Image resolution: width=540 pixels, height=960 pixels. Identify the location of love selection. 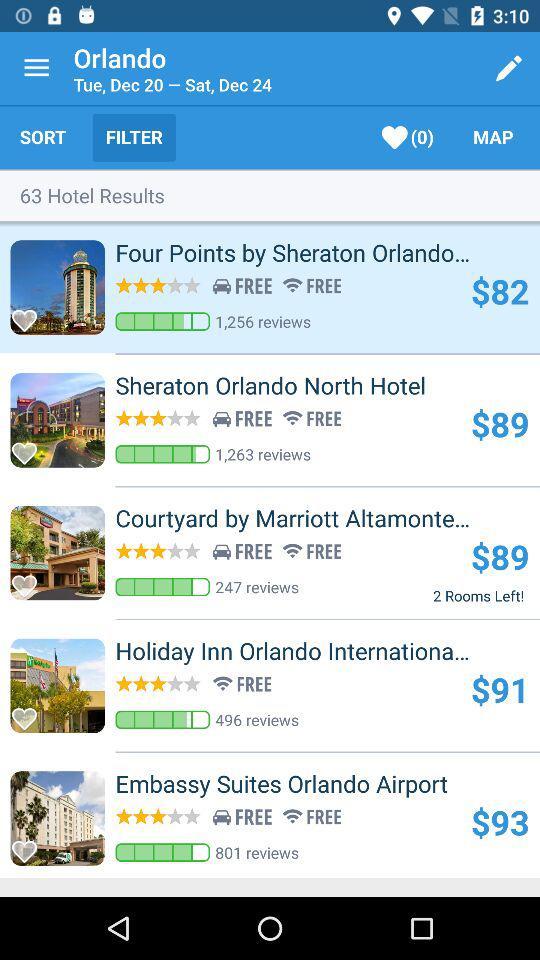
(29, 315).